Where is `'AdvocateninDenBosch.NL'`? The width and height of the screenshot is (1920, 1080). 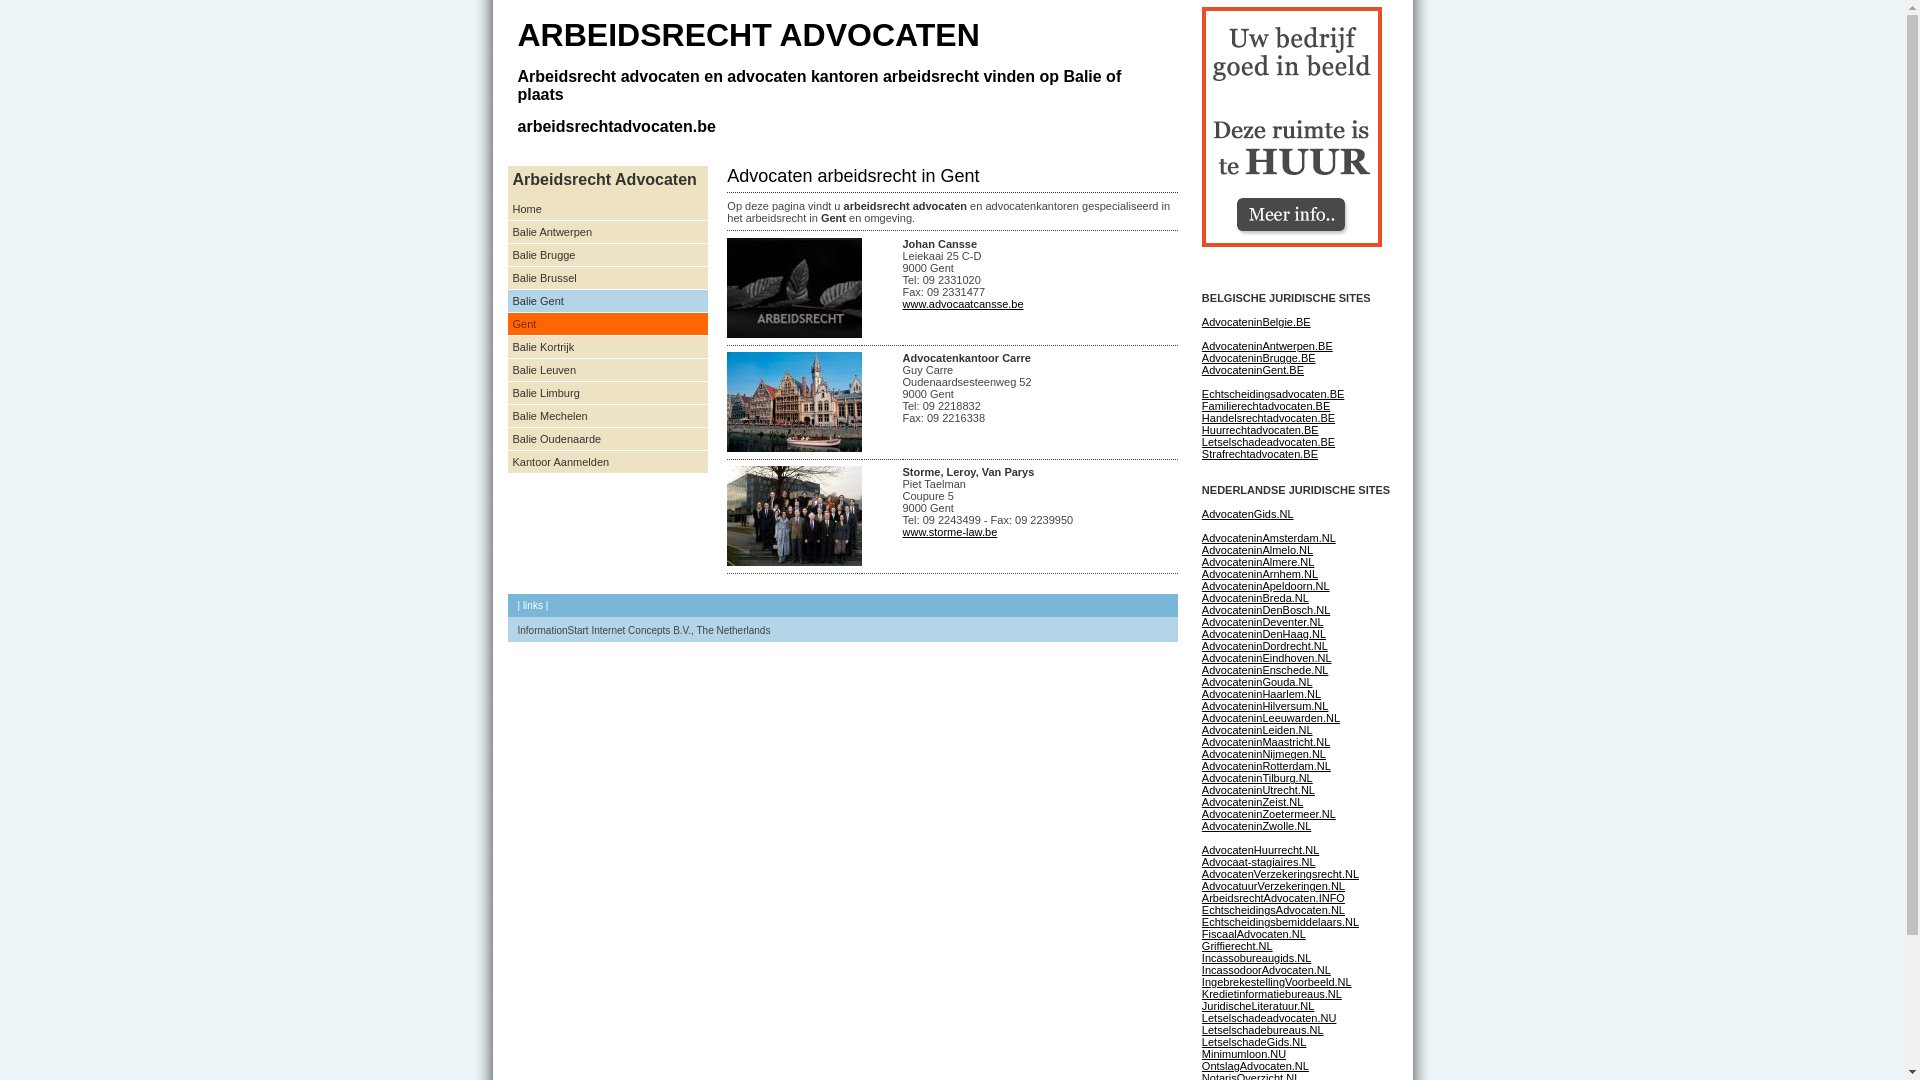
'AdvocateninDenBosch.NL' is located at coordinates (1265, 608).